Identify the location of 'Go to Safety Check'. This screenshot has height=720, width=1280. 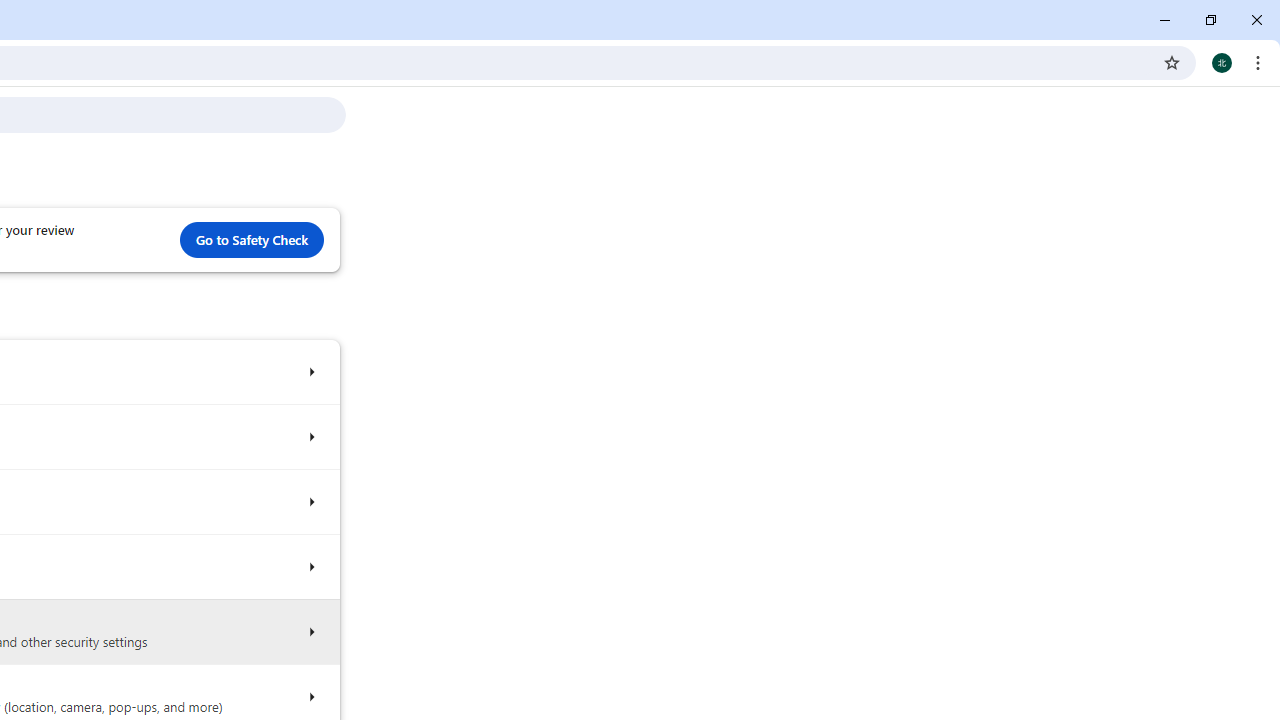
(251, 239).